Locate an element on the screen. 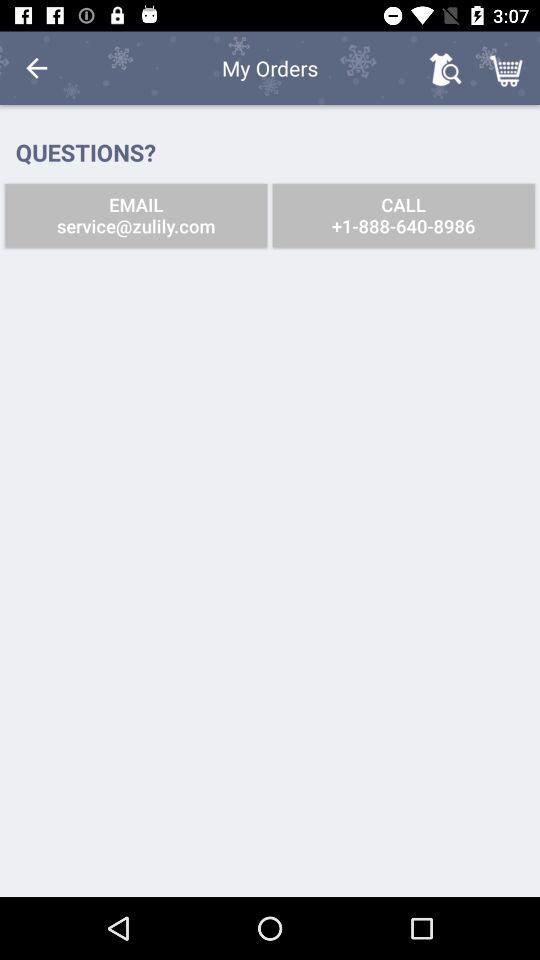  the item above the call 1 888 icon is located at coordinates (508, 68).